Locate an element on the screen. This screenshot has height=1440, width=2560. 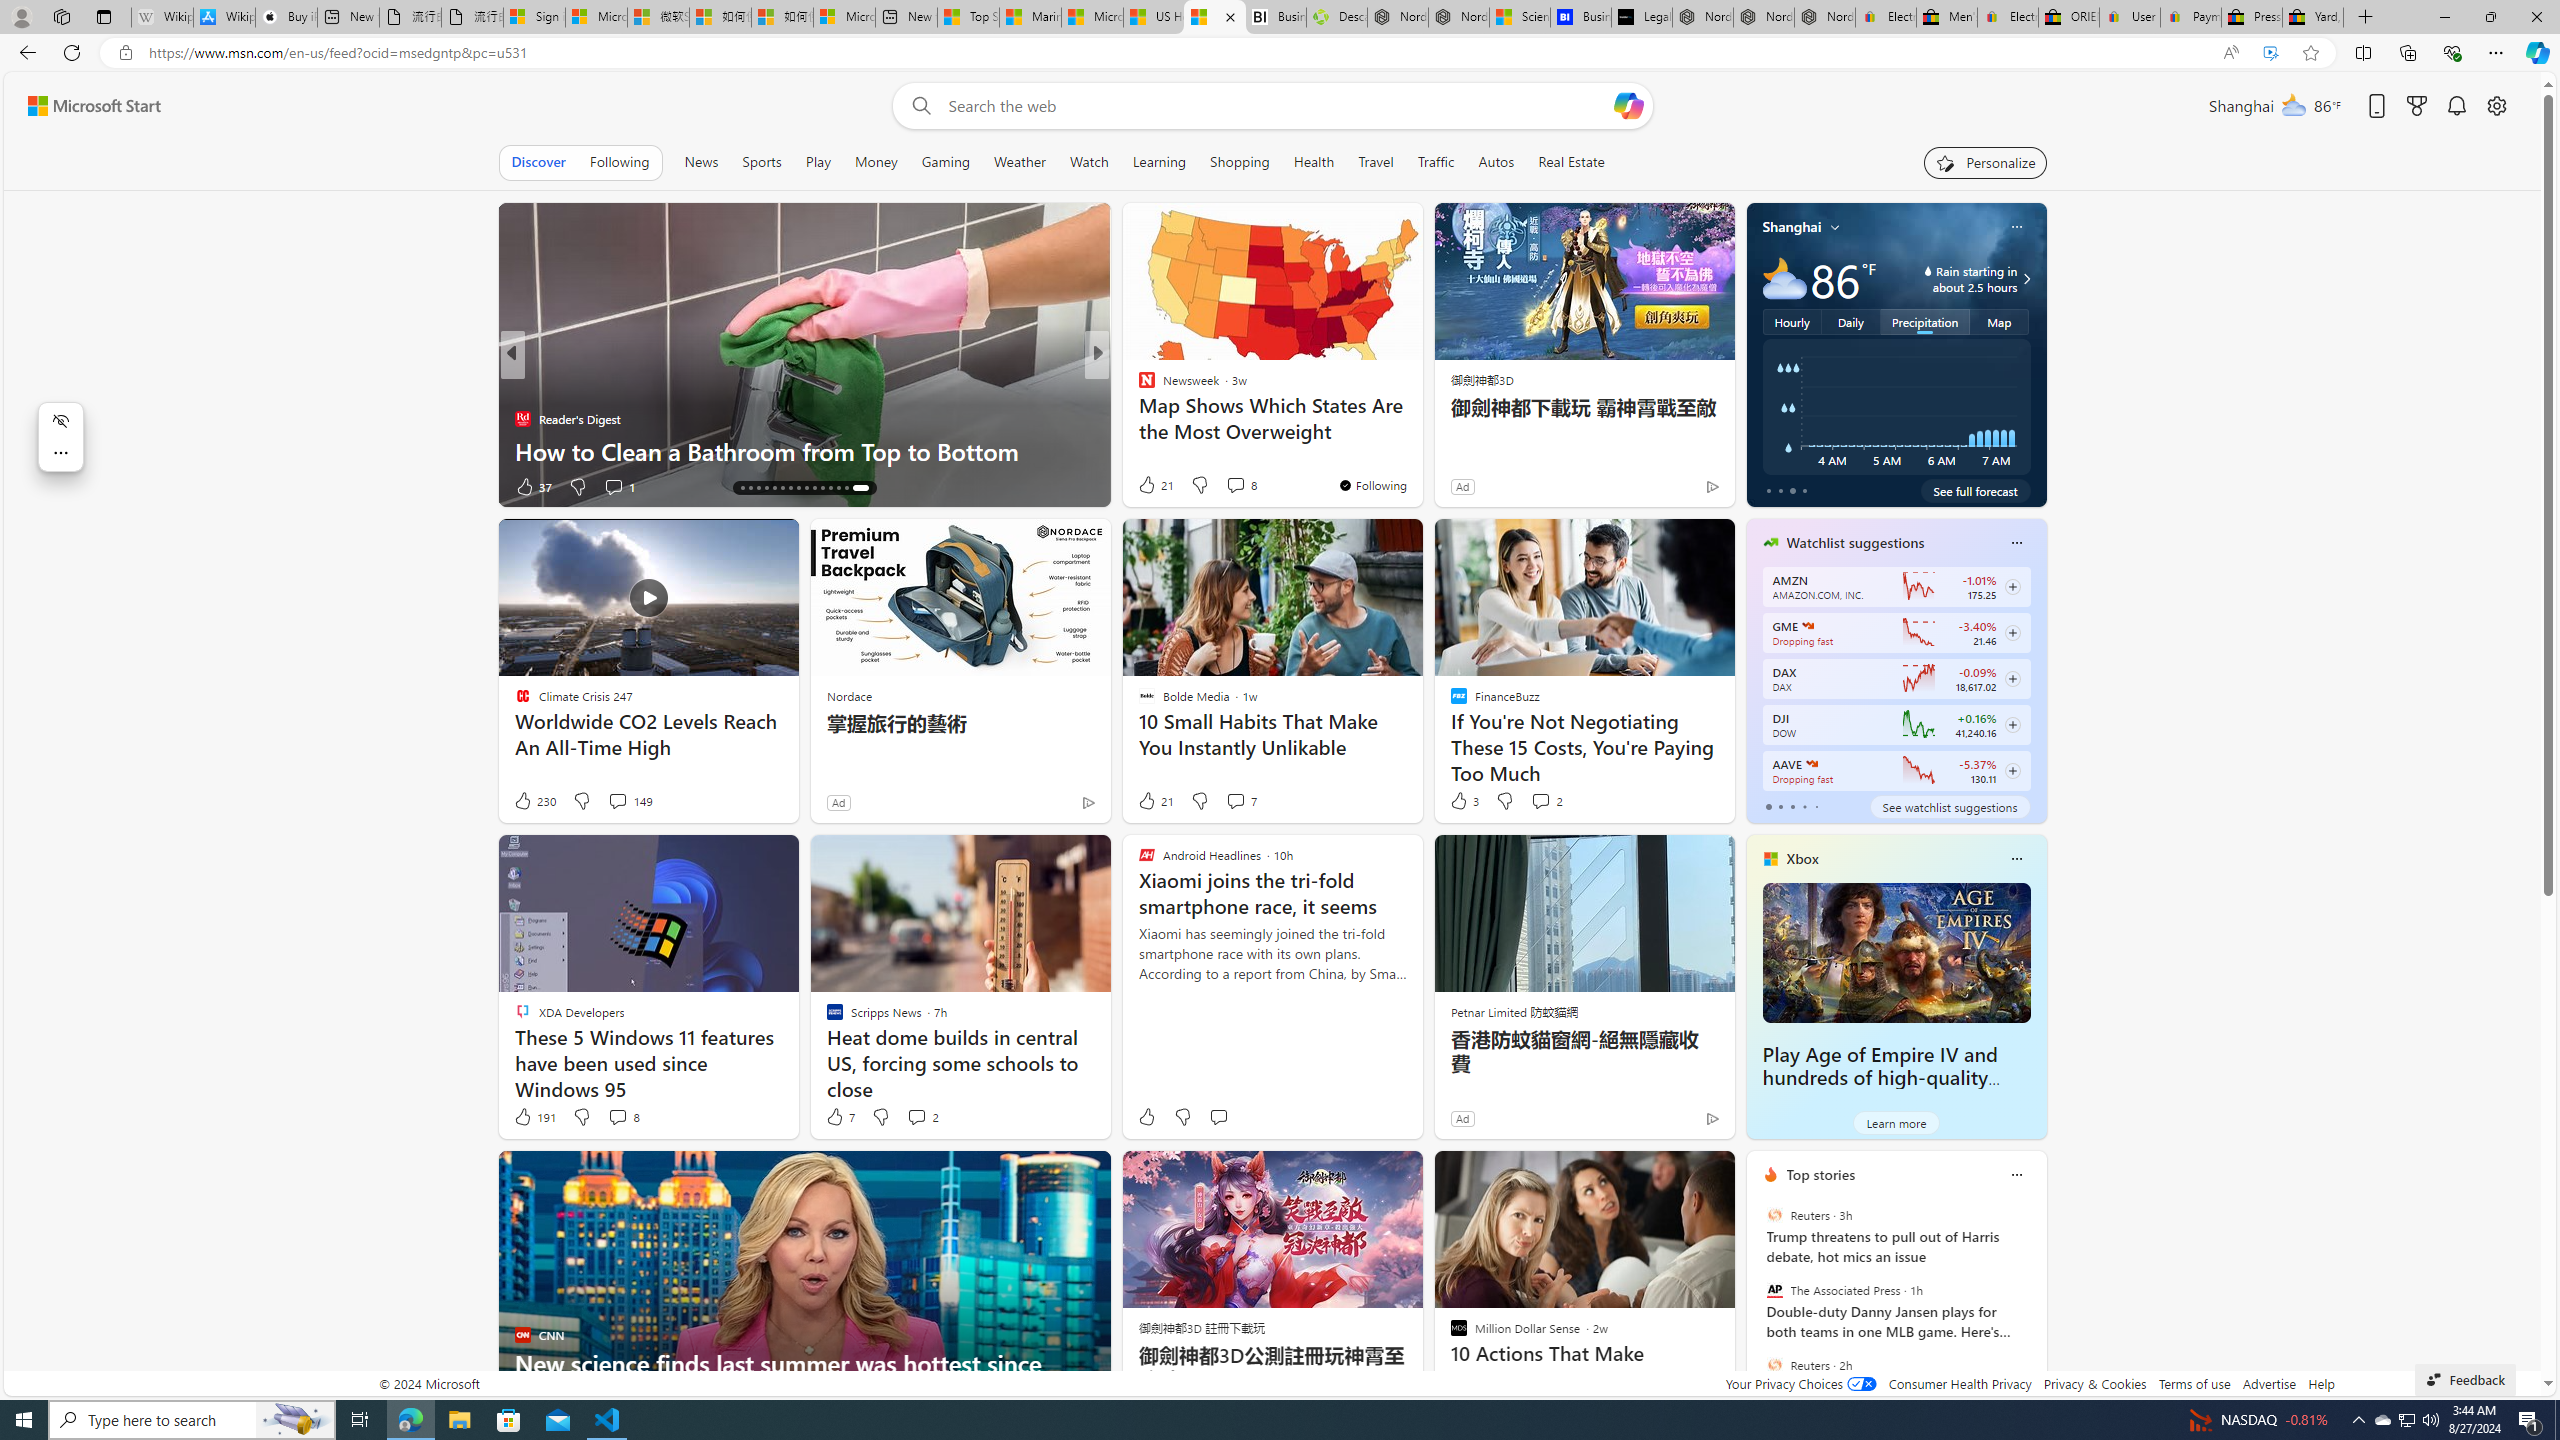
'AutomationID: tab-20' is located at coordinates (784, 487).